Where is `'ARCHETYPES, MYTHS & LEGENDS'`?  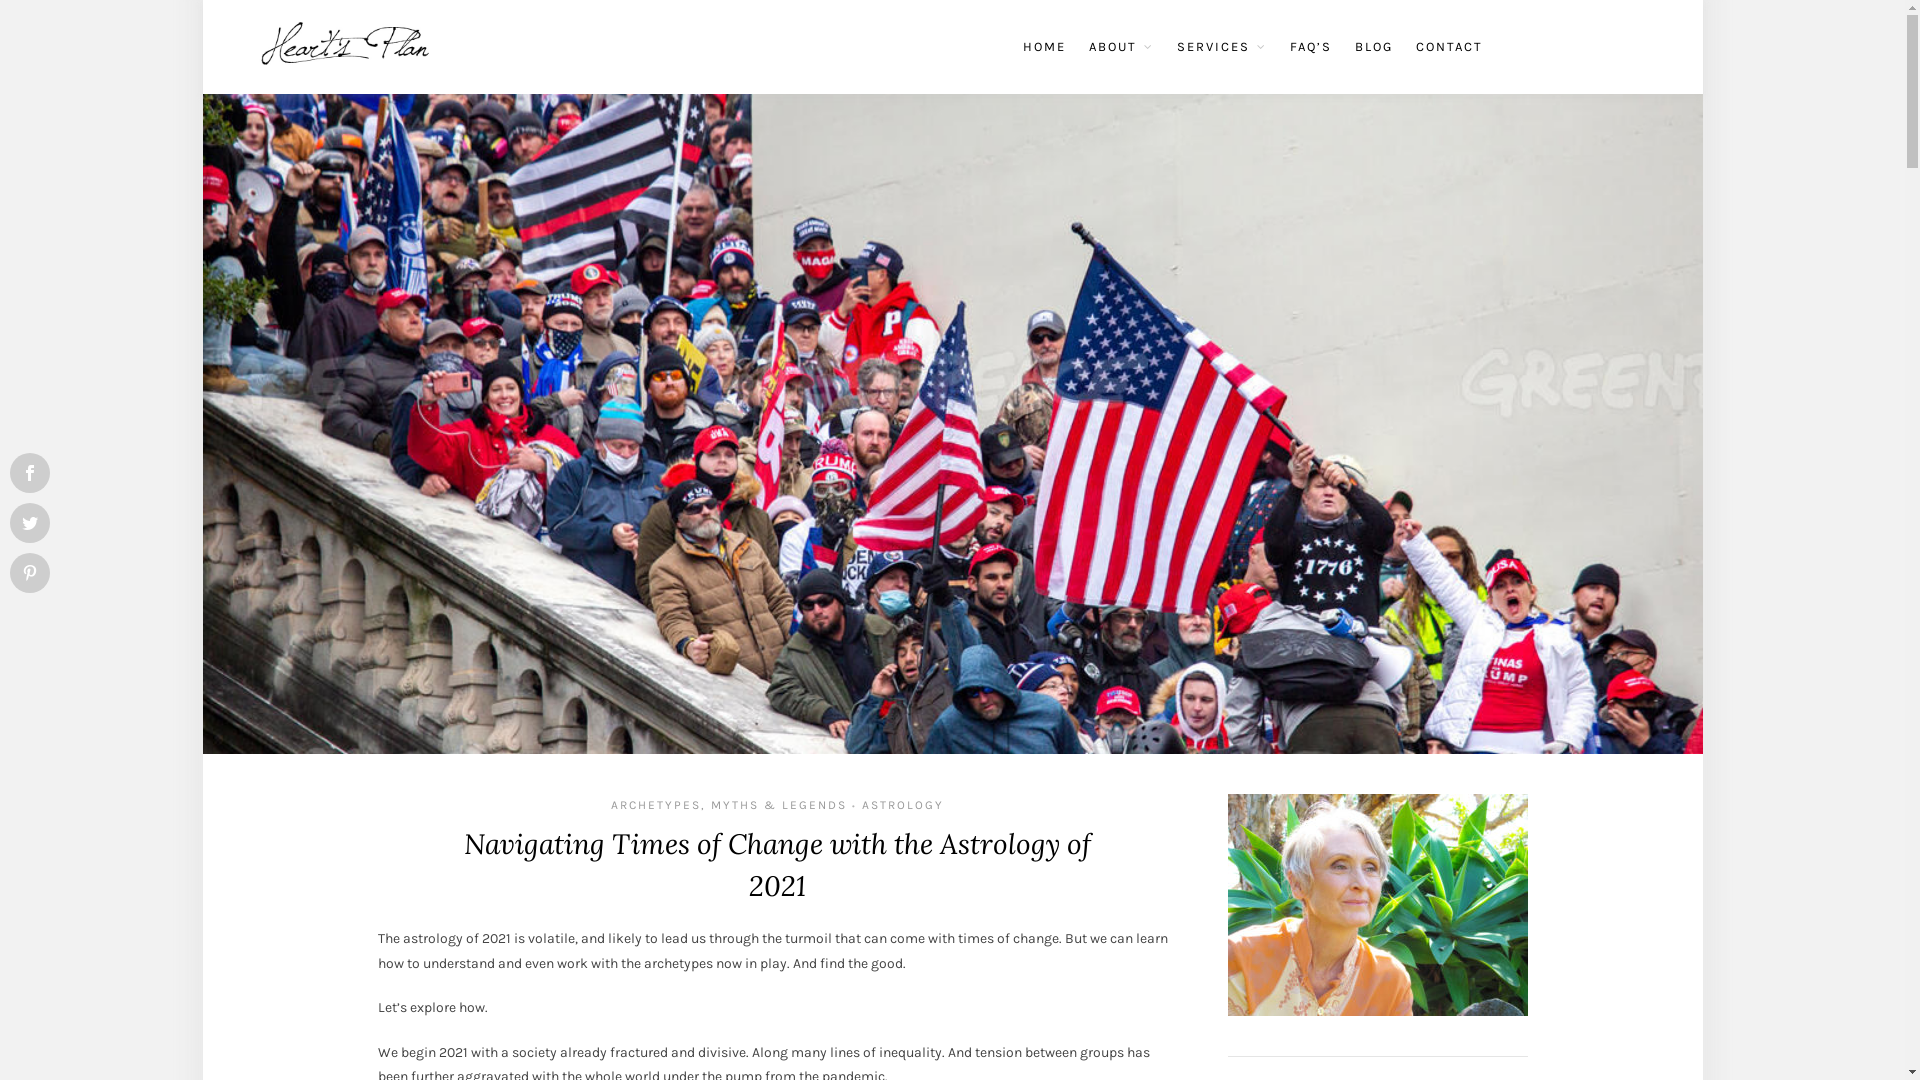 'ARCHETYPES, MYTHS & LEGENDS' is located at coordinates (728, 804).